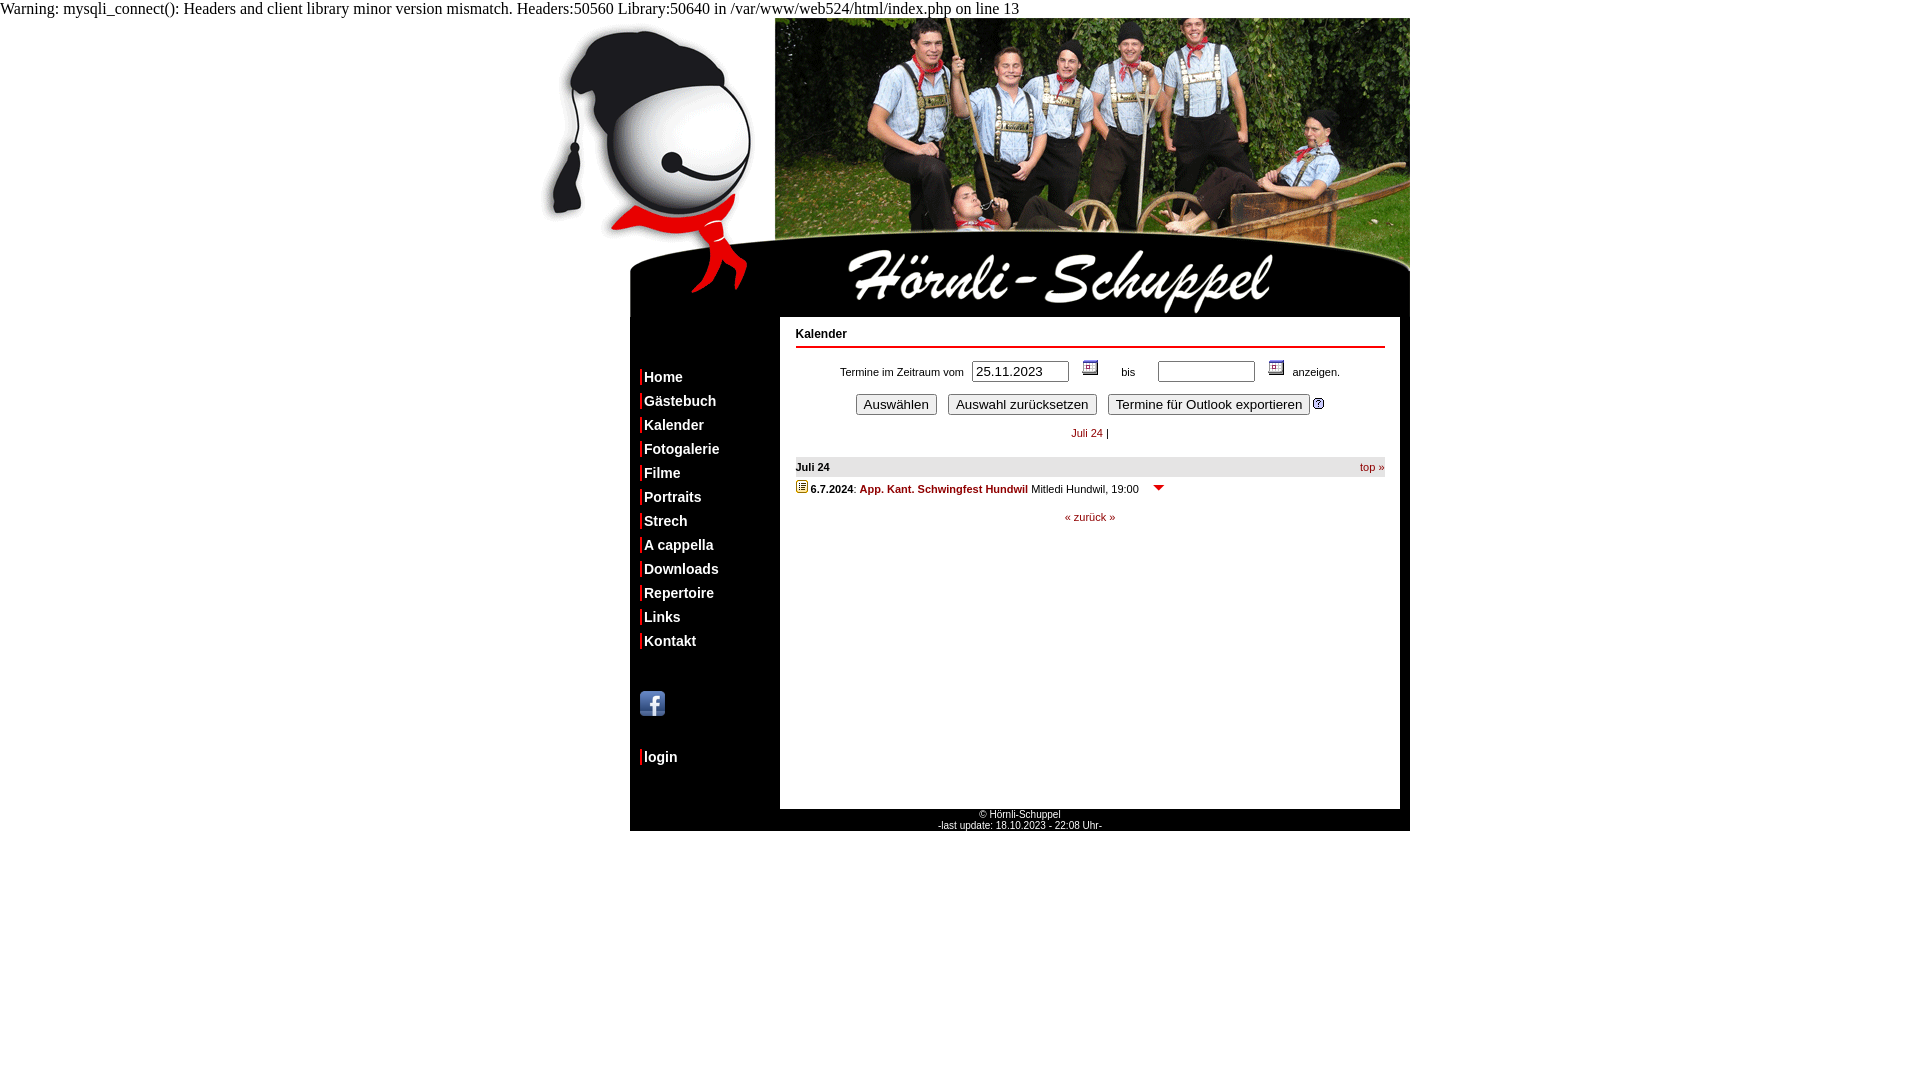 The image size is (1920, 1080). I want to click on 'Links', so click(710, 616).